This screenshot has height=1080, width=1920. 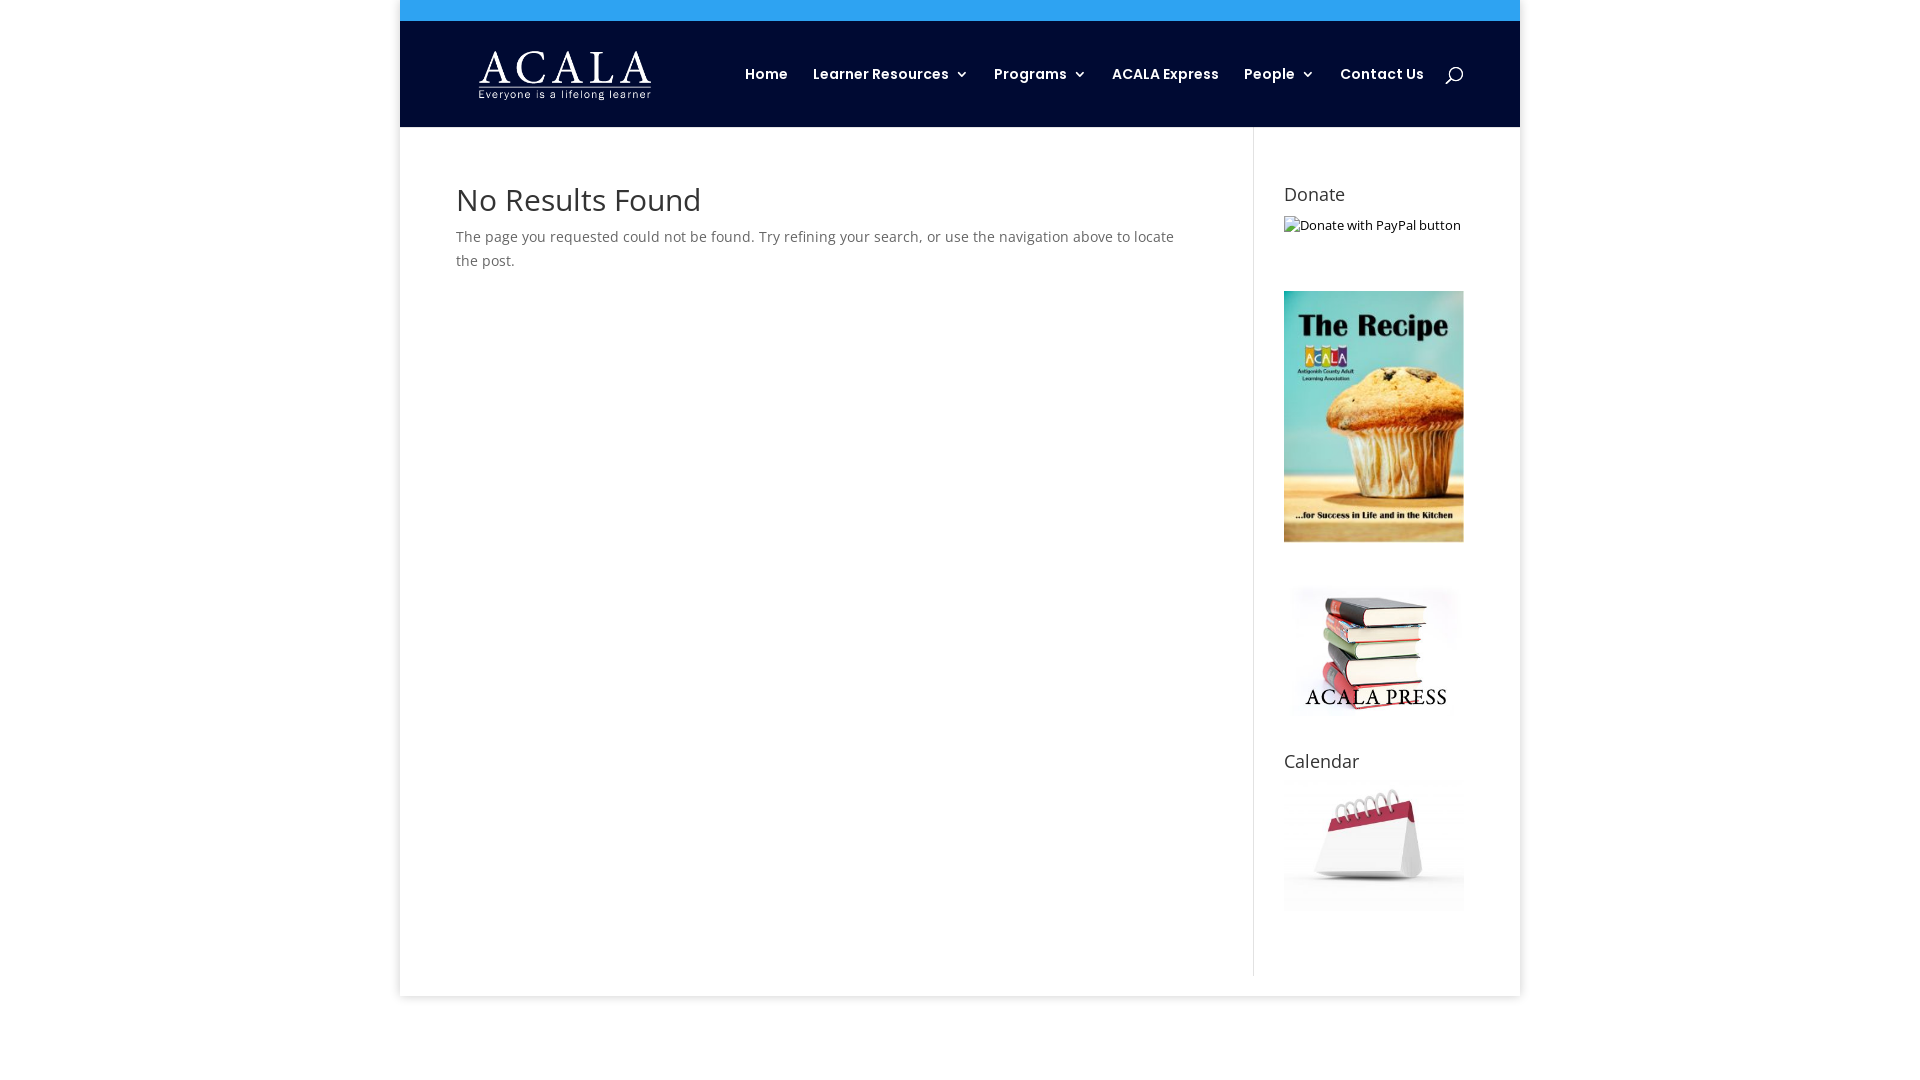 I want to click on 'PayPal - The safer, easier way to pay online!', so click(x=1283, y=224).